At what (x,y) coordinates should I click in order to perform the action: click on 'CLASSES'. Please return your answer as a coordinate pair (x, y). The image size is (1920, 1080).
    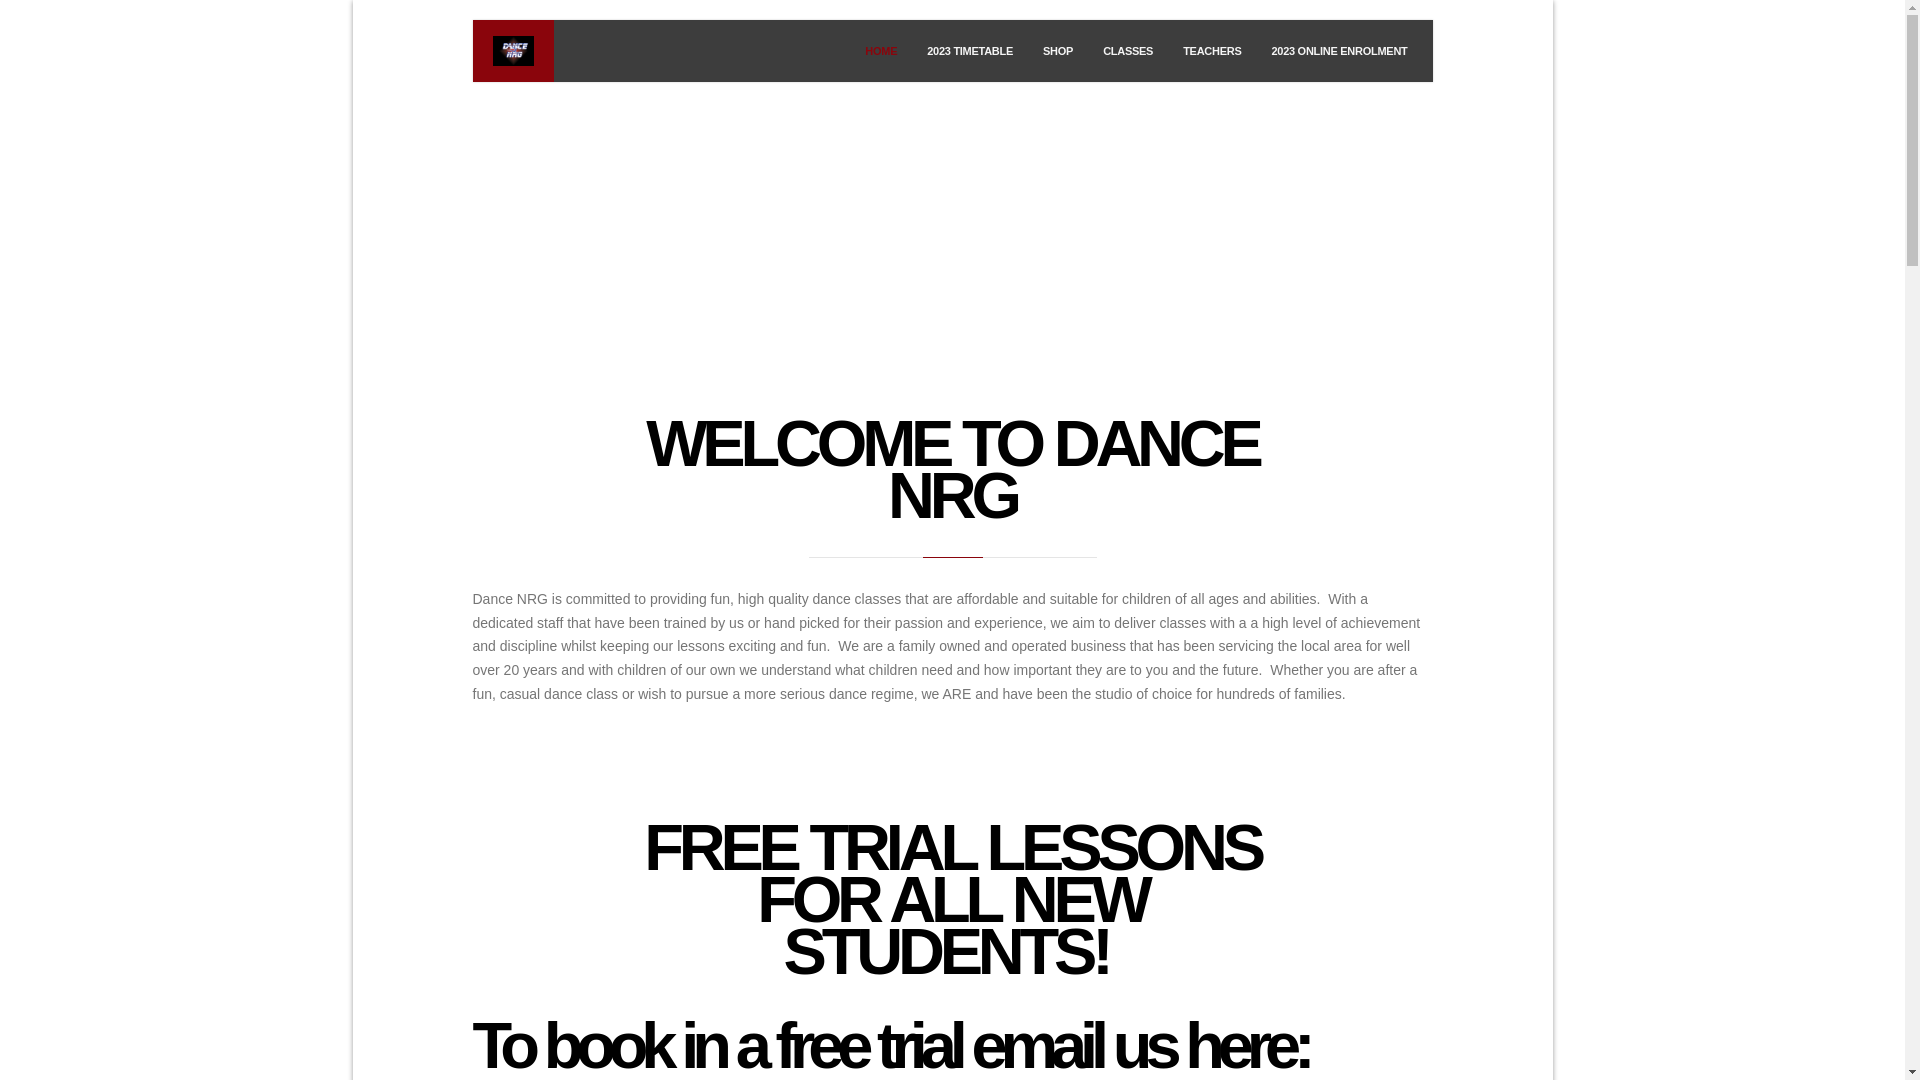
    Looking at the image, I should click on (1128, 50).